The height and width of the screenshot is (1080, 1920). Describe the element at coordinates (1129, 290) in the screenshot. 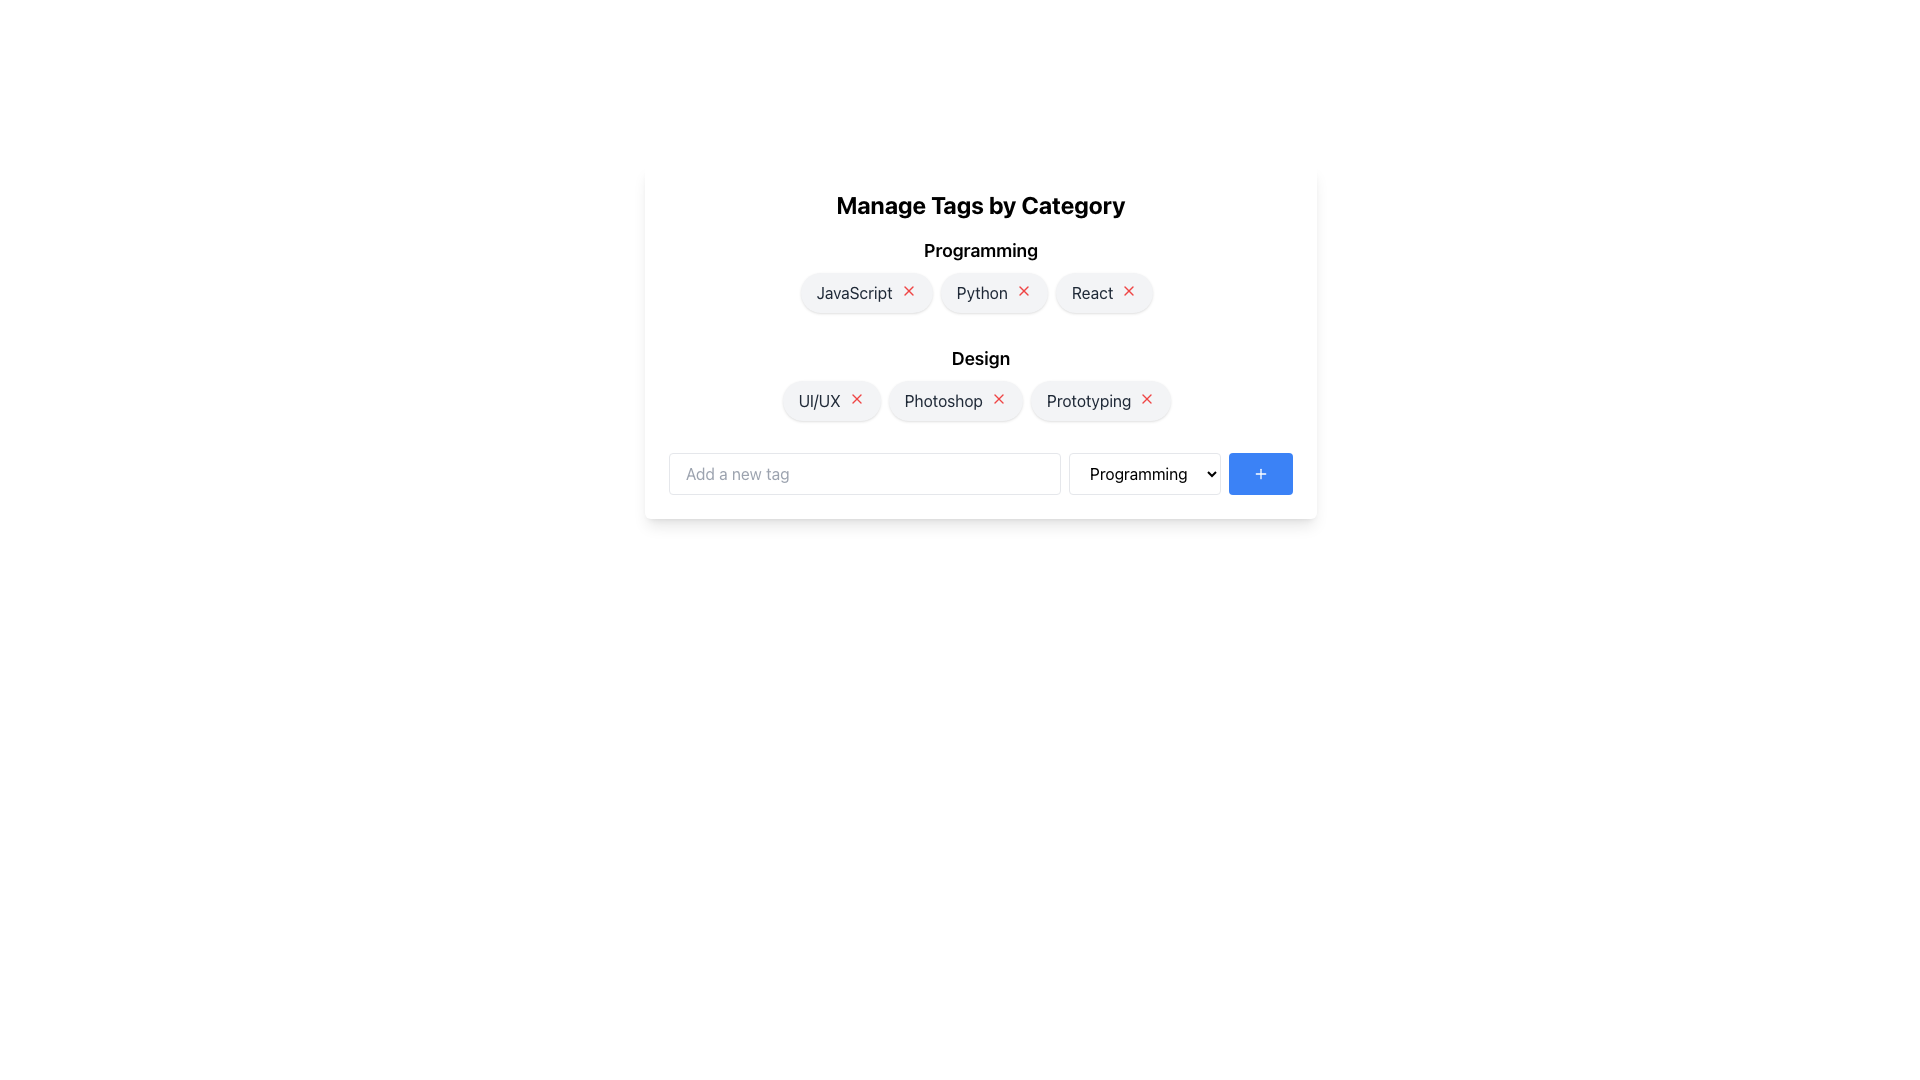

I see `the small red 'X' close icon located to the right of the text 'React'` at that location.